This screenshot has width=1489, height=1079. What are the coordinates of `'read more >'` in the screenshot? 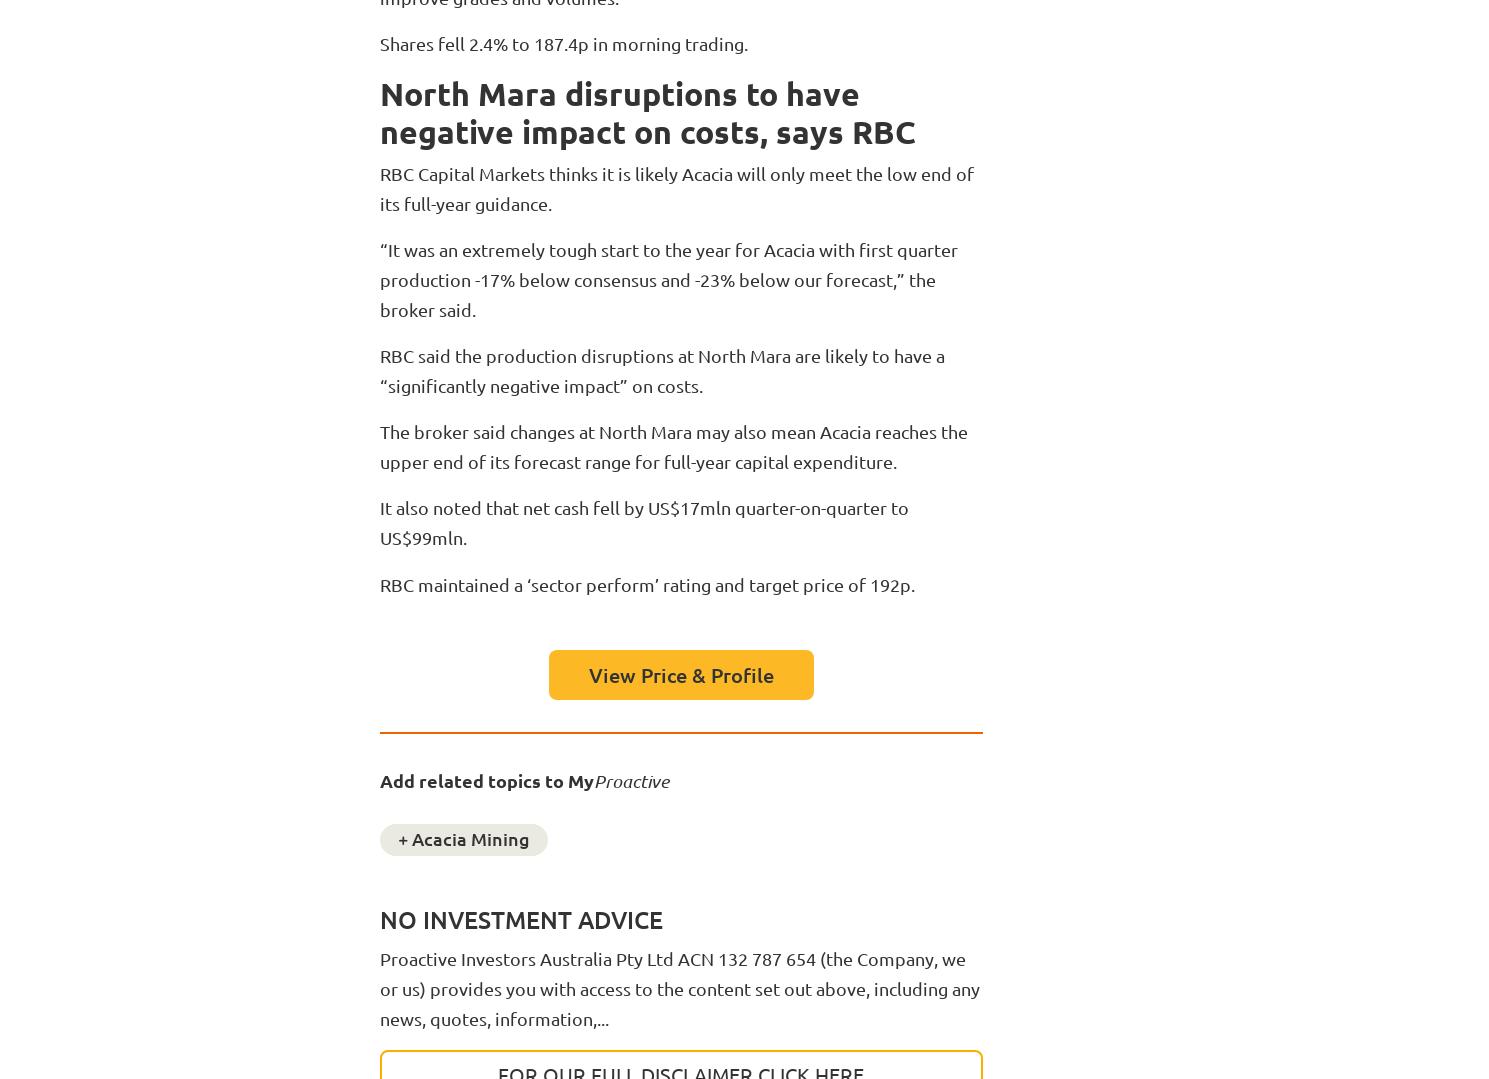 It's located at (234, 1038).